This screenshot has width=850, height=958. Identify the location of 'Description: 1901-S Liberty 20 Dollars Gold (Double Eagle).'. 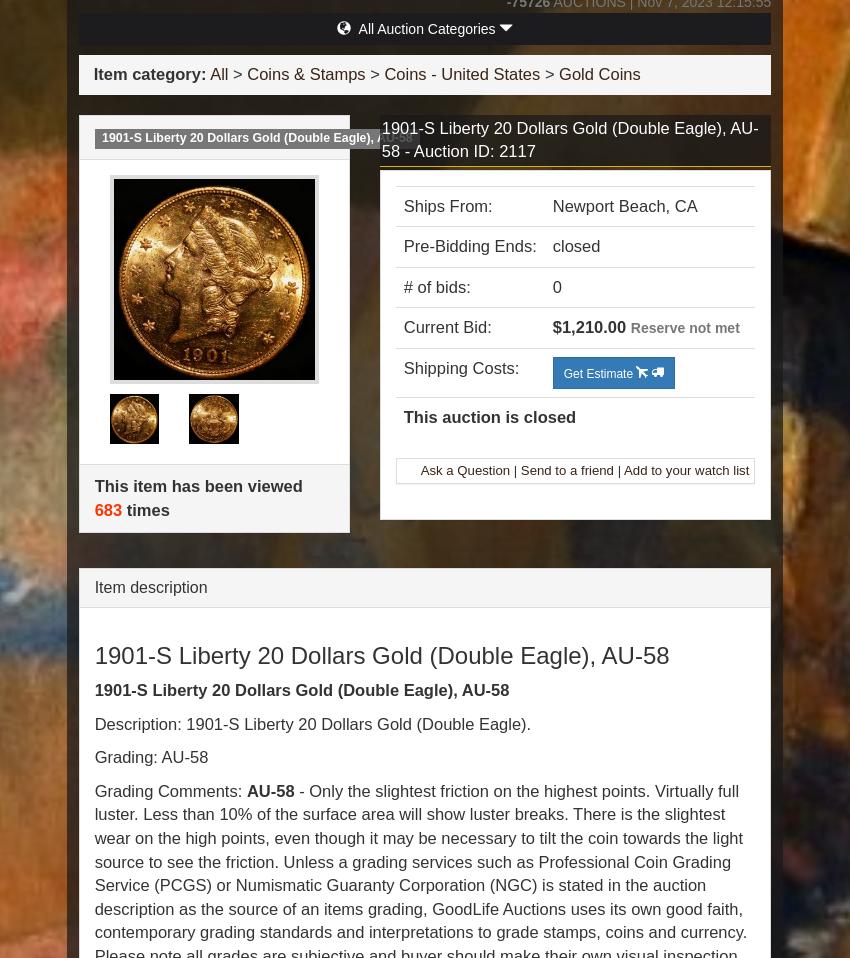
(93, 723).